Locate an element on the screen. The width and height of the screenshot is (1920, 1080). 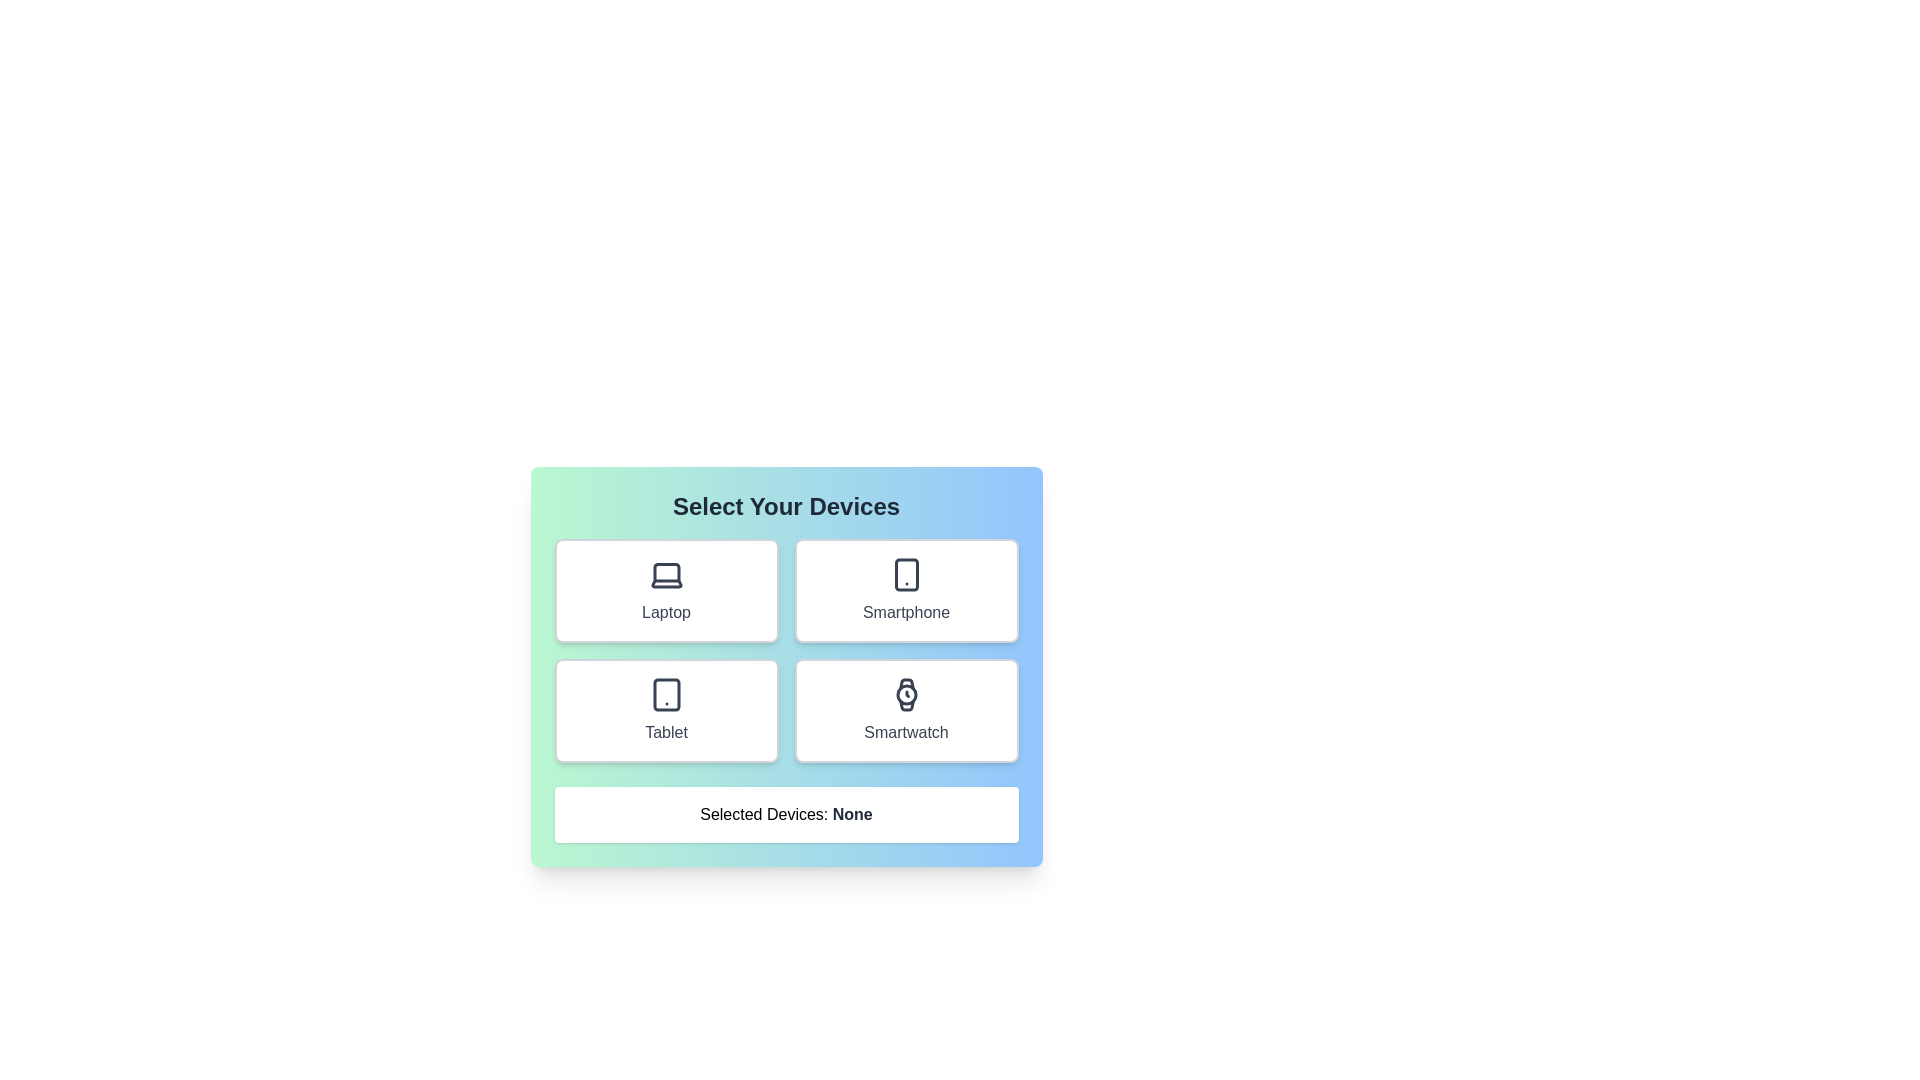
the Smartphone button to toggle its selection is located at coordinates (905, 589).